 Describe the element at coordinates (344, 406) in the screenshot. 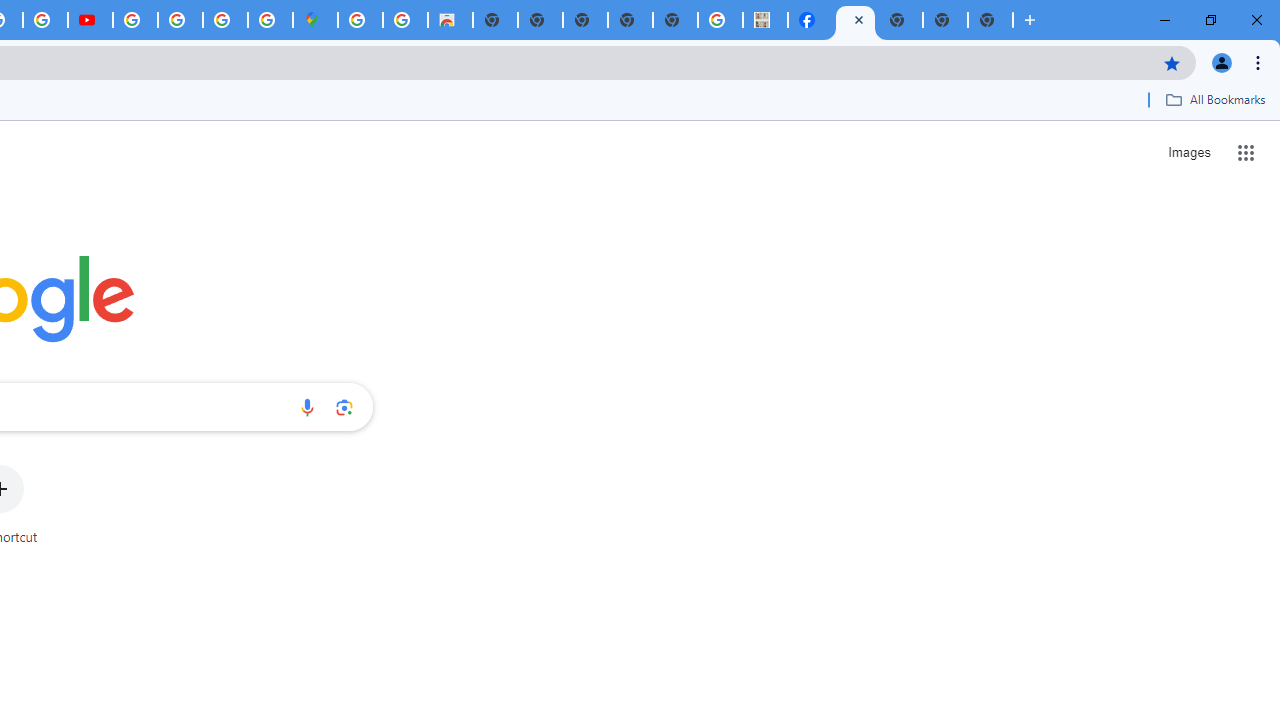

I see `'Search by image'` at that location.